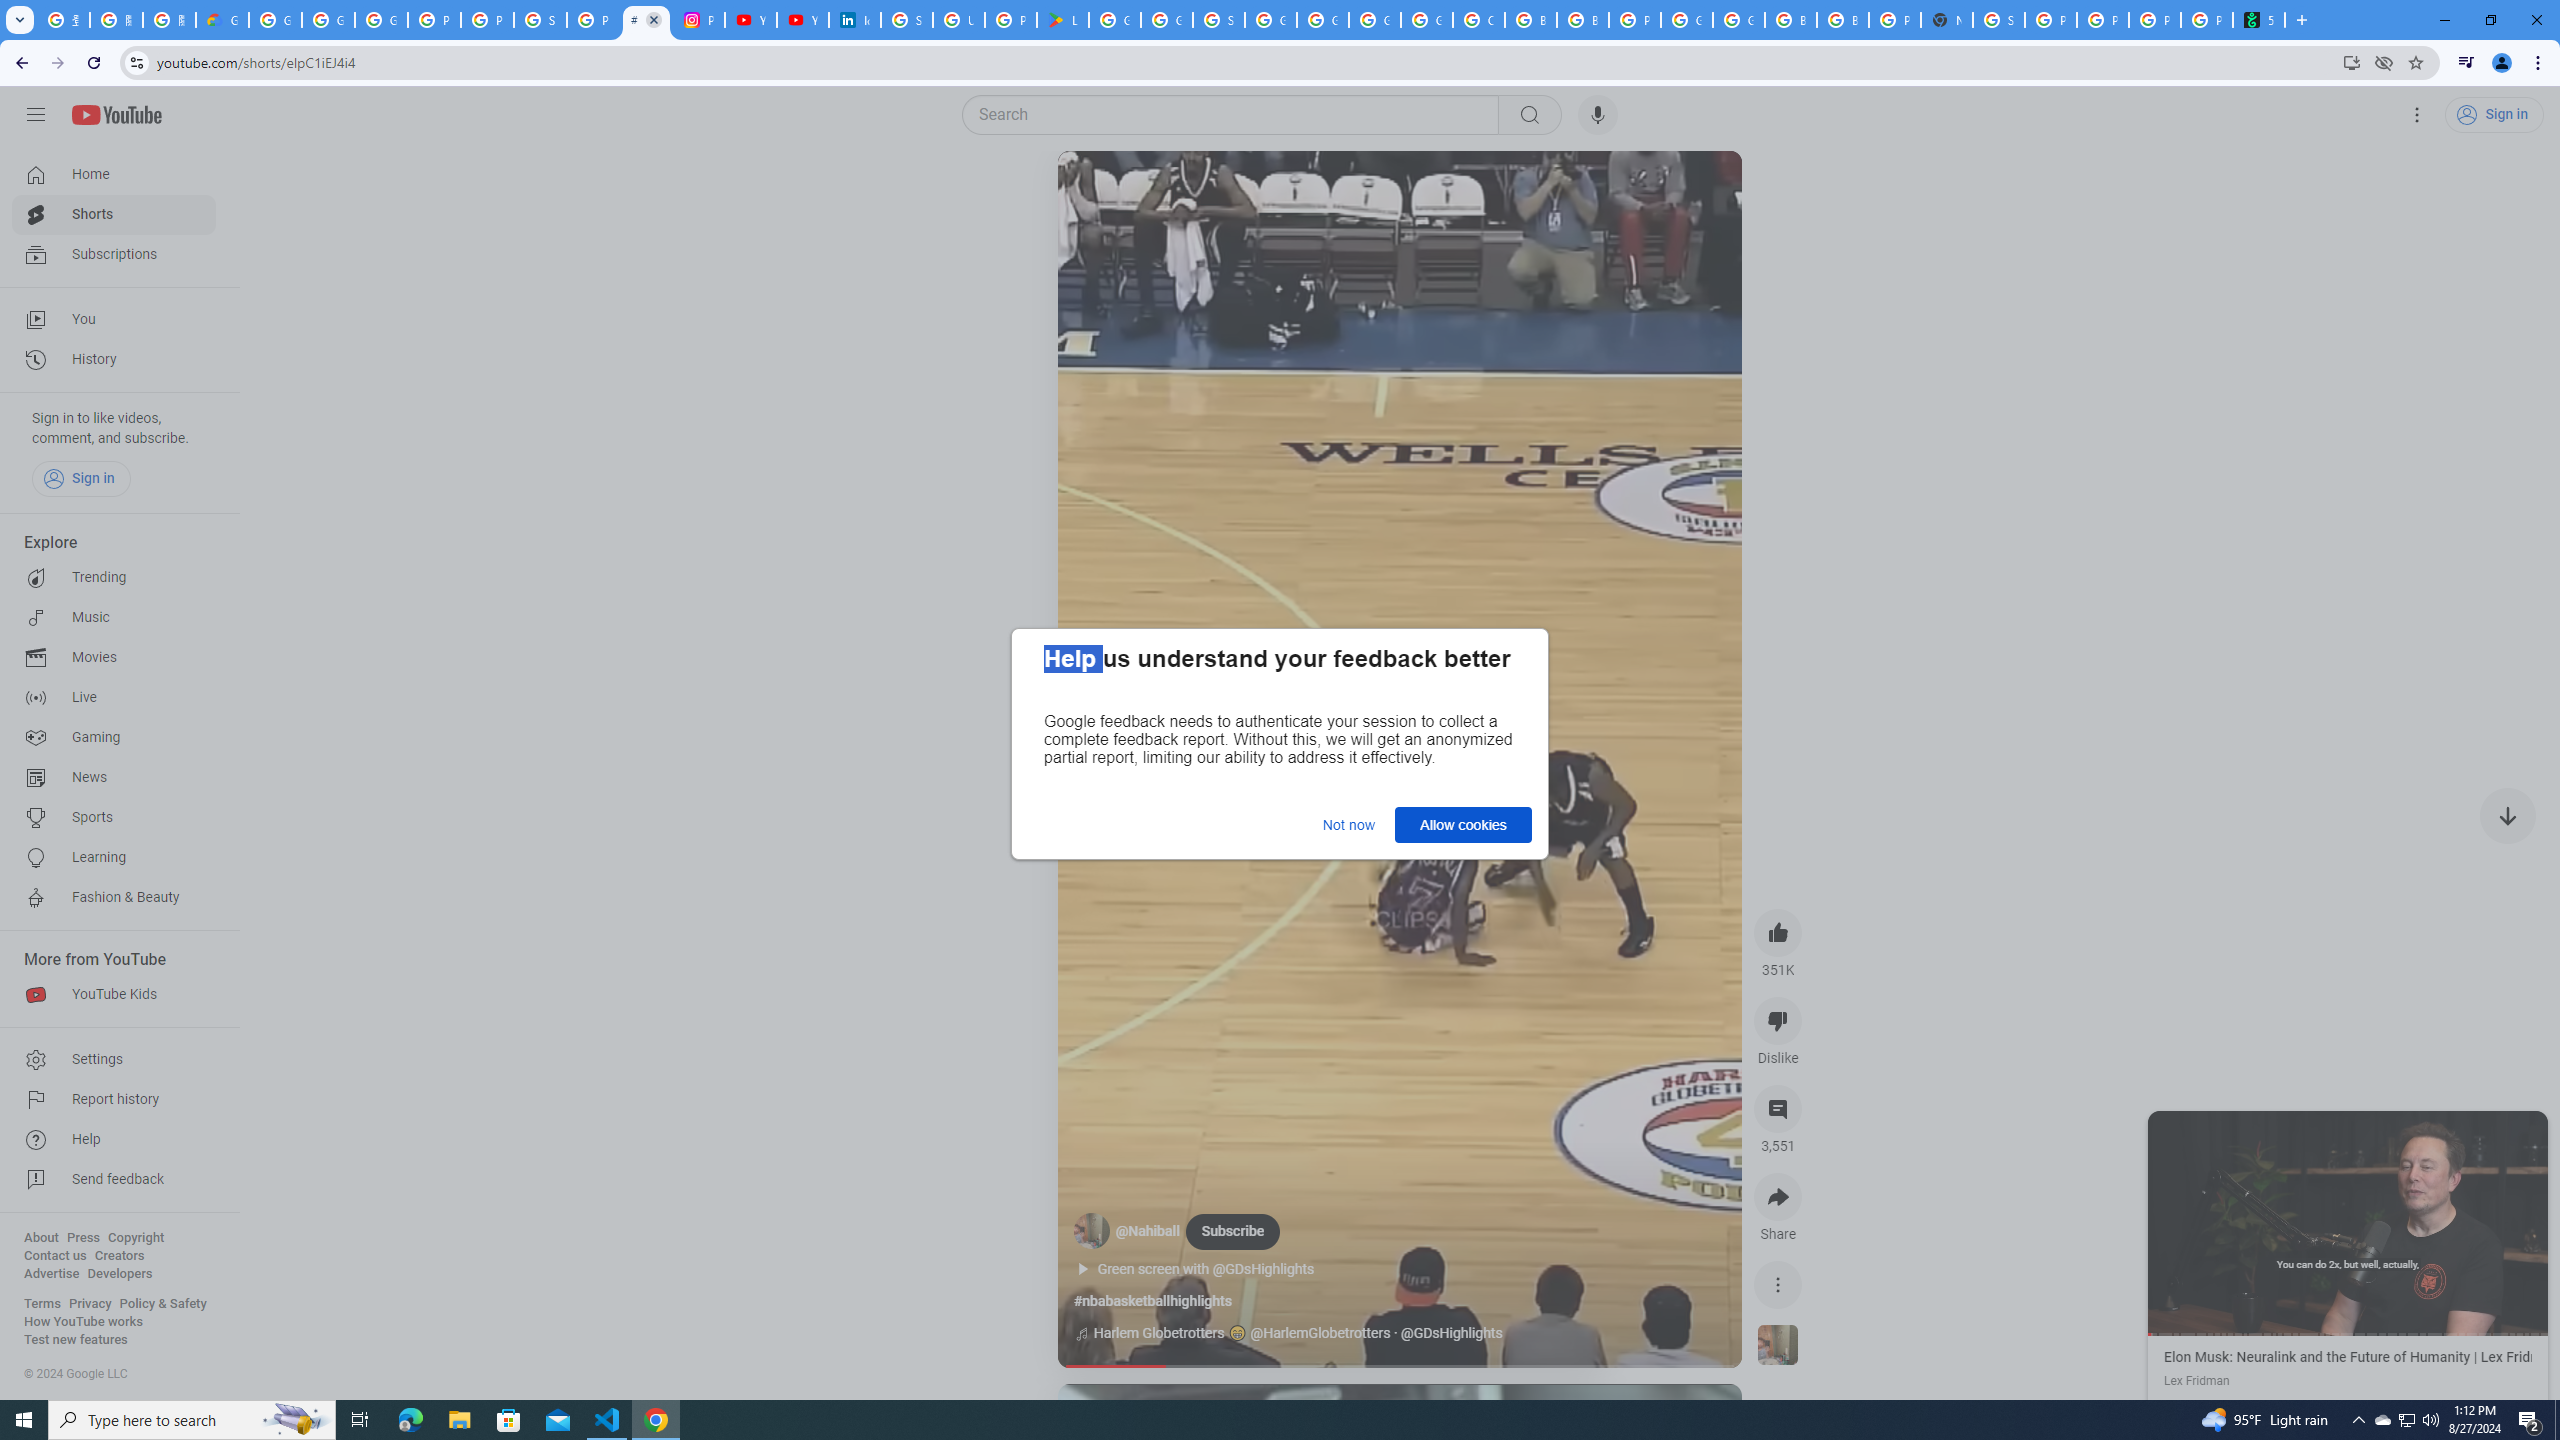 The image size is (2560, 1440). I want to click on 'Shorts', so click(113, 214).